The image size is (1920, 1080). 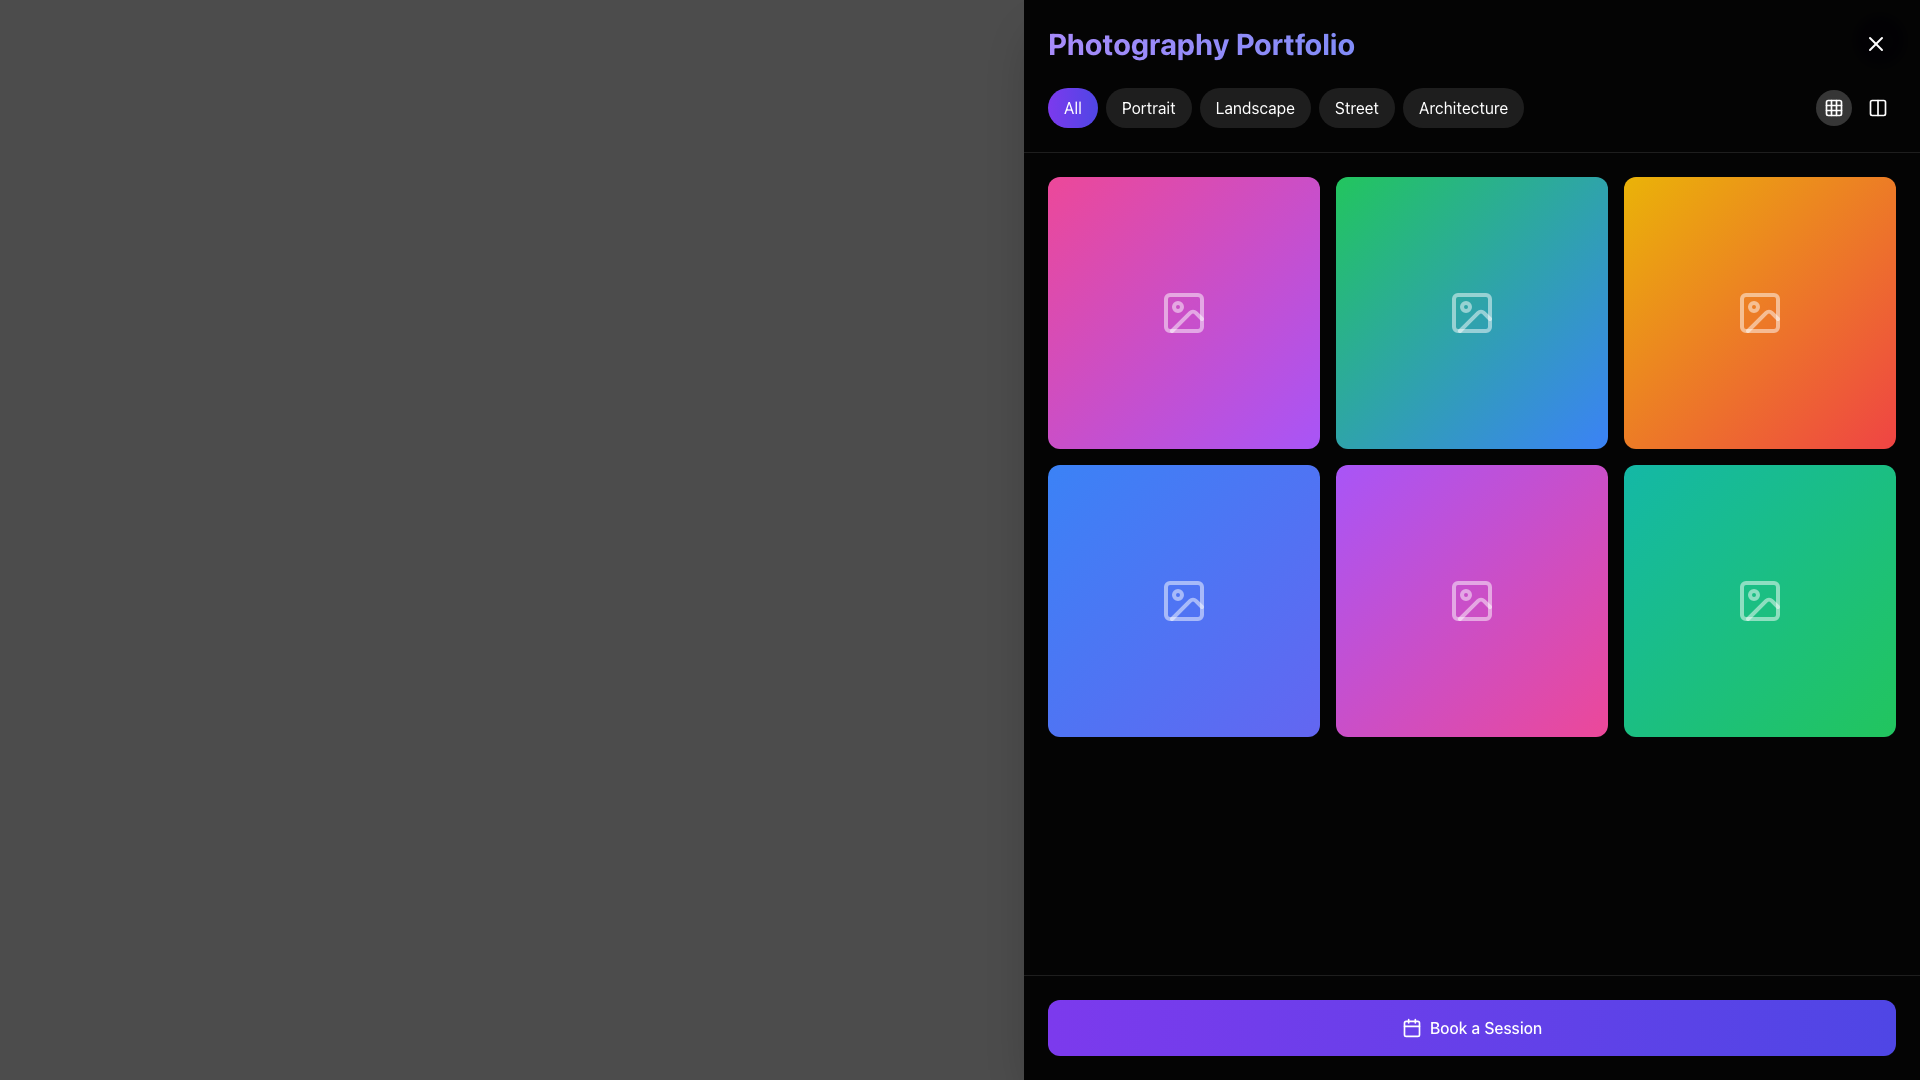 I want to click on the vector graphic segment located in the second row, third column of the grid layout, which is represented by minimalistic line art styling, so click(x=1231, y=604).